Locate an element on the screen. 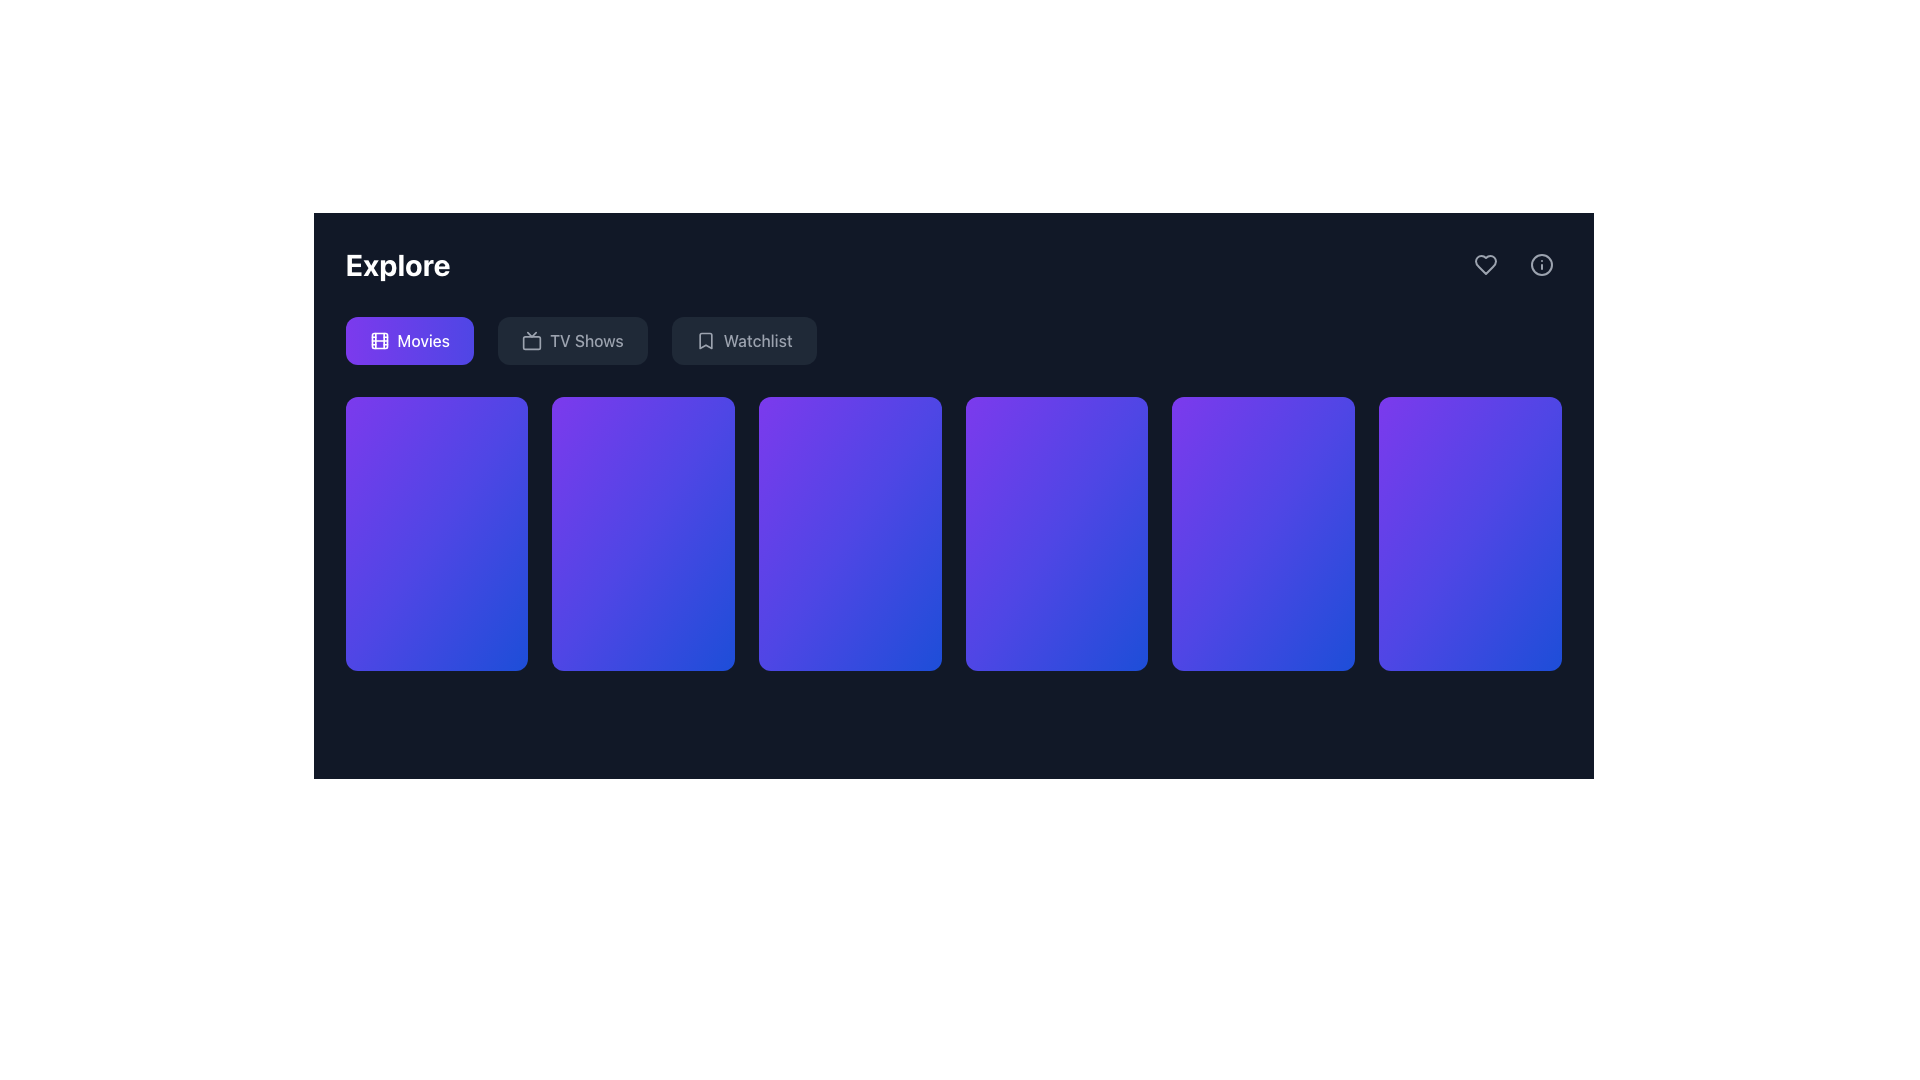 The width and height of the screenshot is (1920, 1080). the third button from the left in the horizontal button group at the top center of the application is located at coordinates (743, 339).